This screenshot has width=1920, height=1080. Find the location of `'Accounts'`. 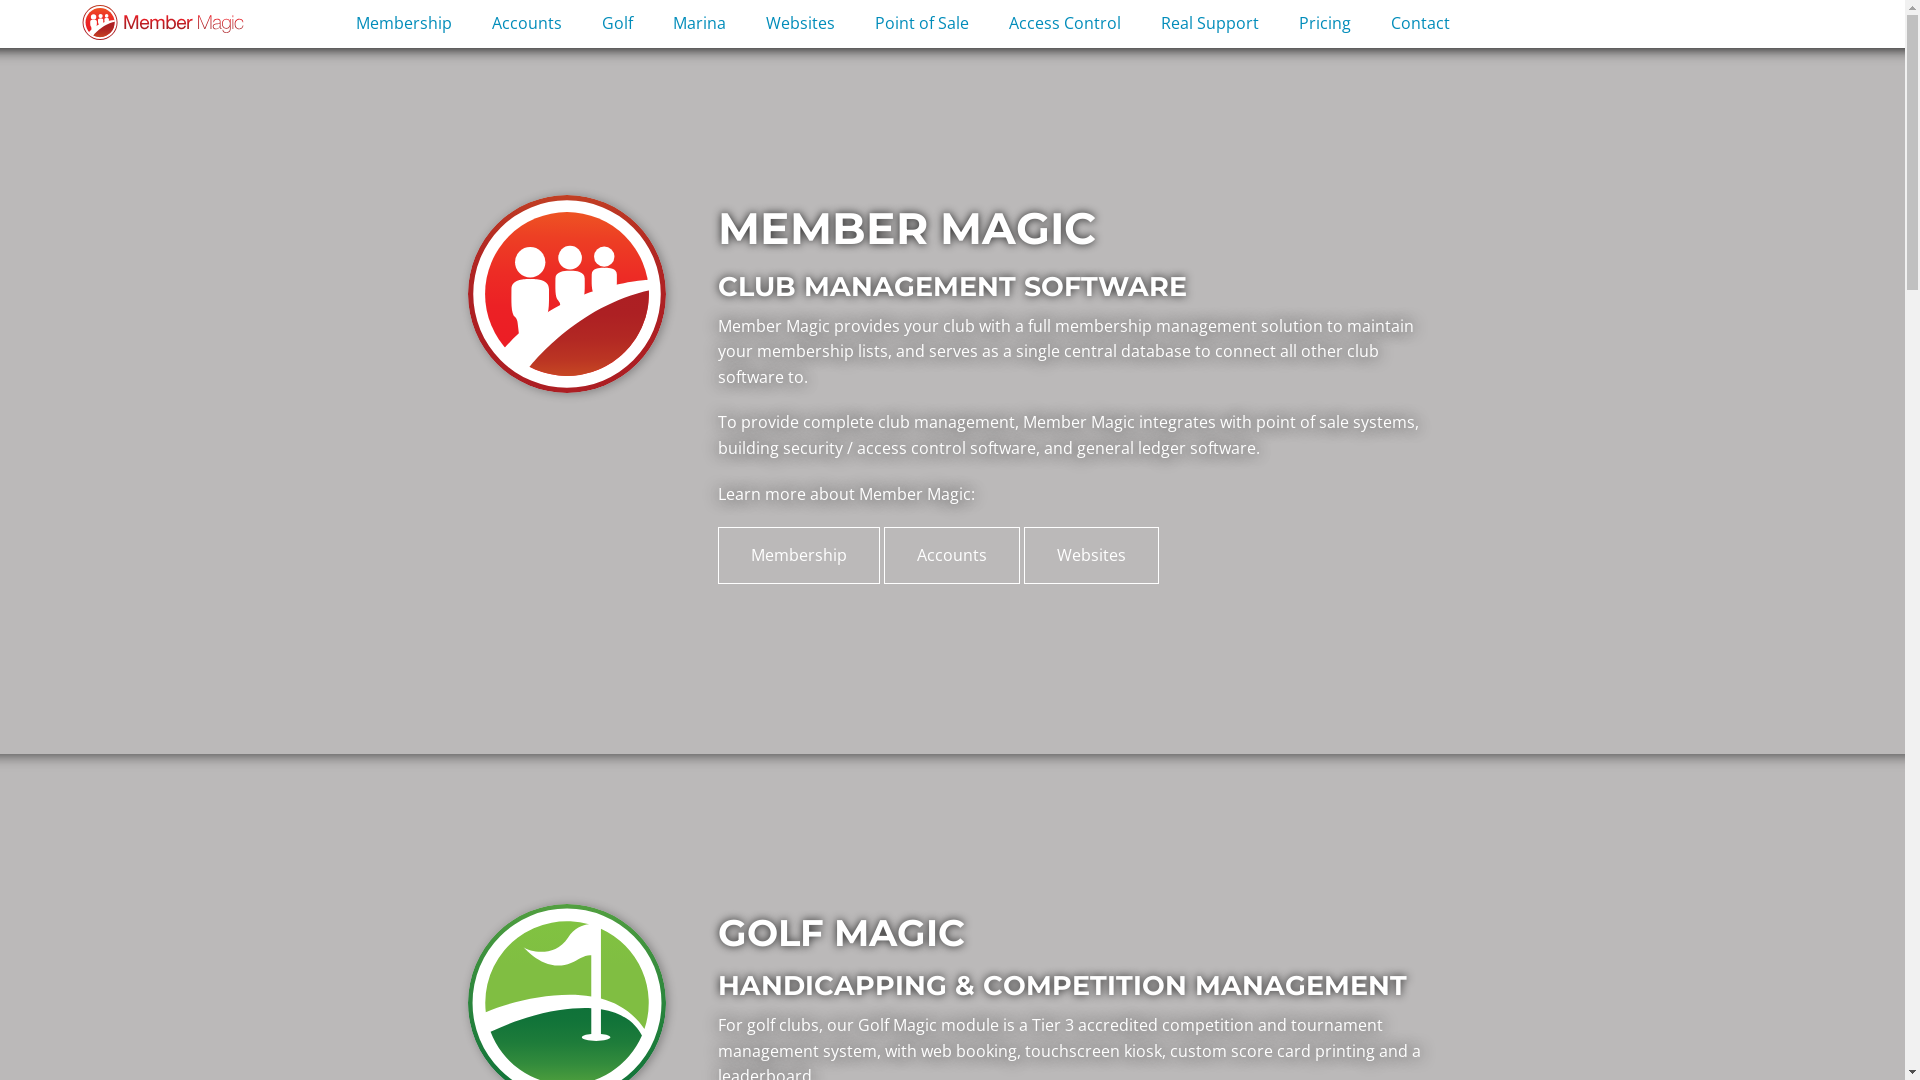

'Accounts' is located at coordinates (950, 555).